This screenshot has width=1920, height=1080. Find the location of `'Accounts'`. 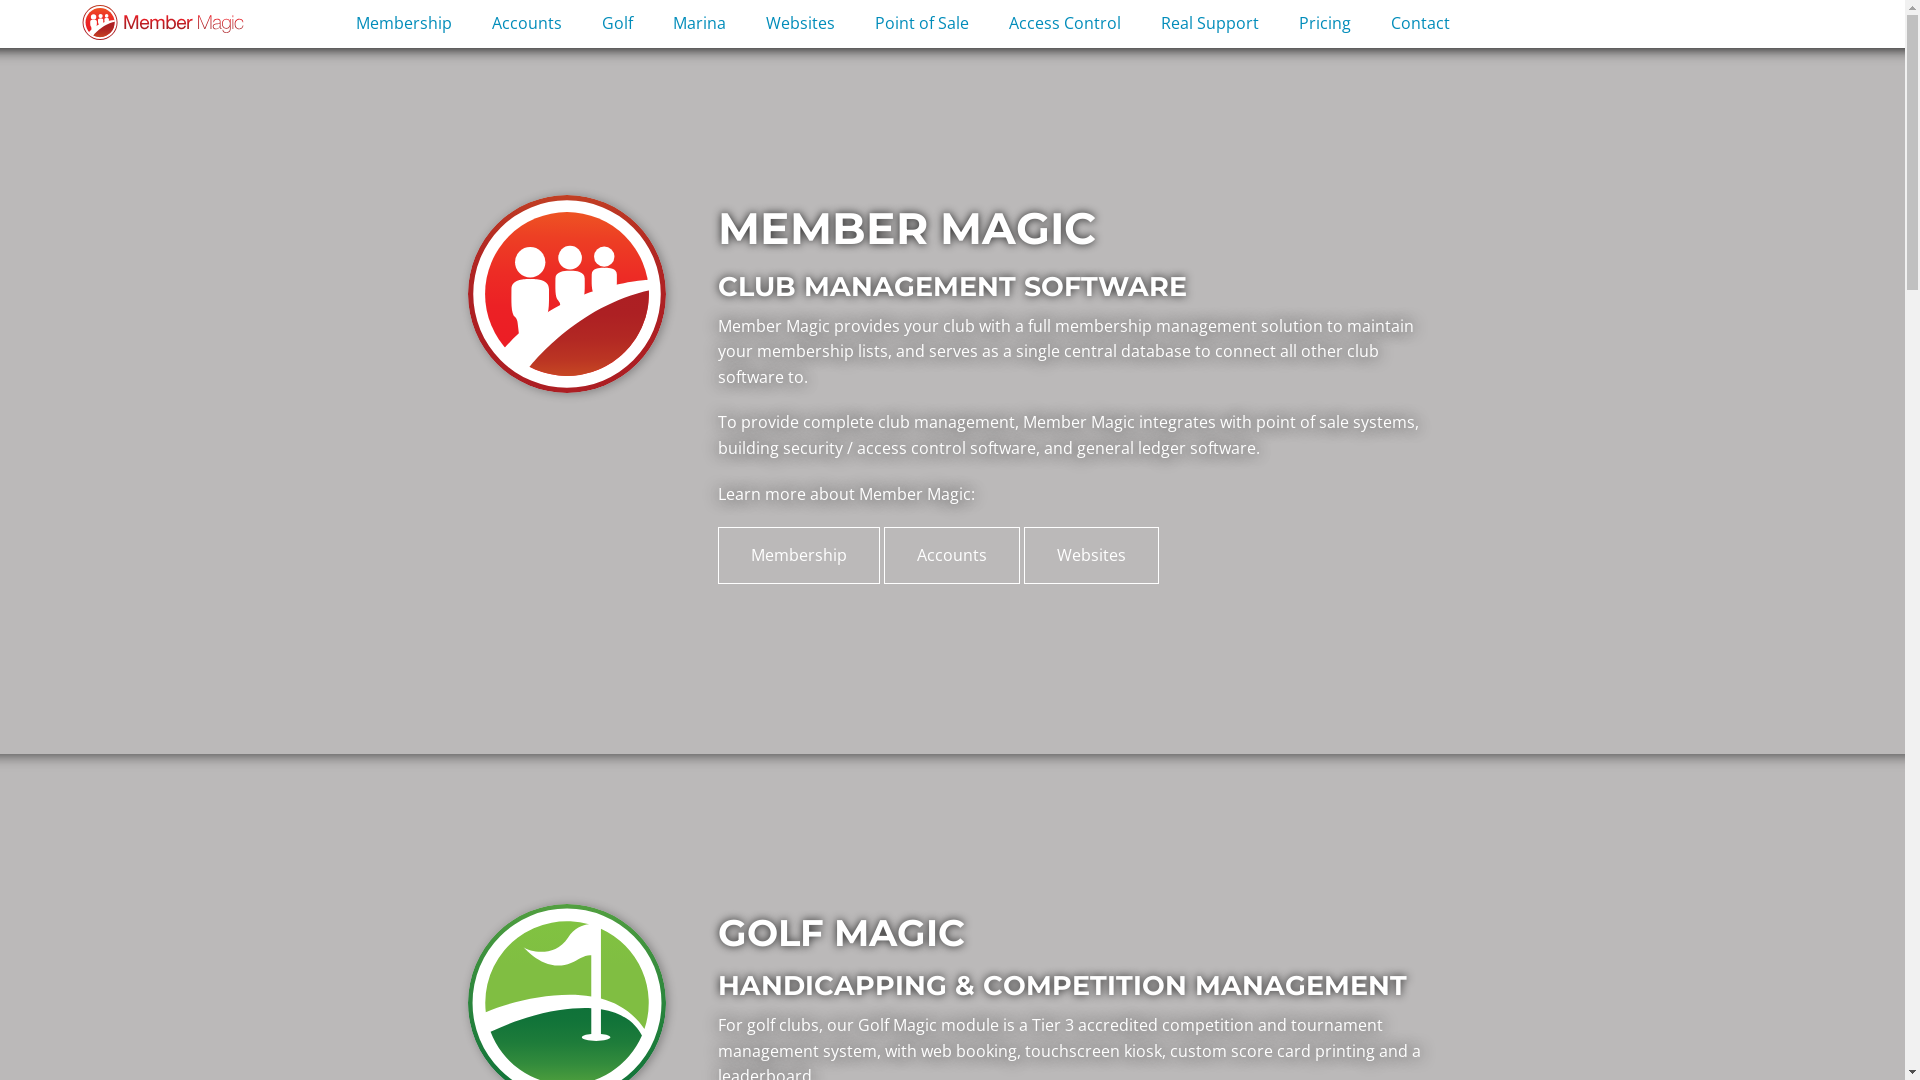

'Accounts' is located at coordinates (950, 555).